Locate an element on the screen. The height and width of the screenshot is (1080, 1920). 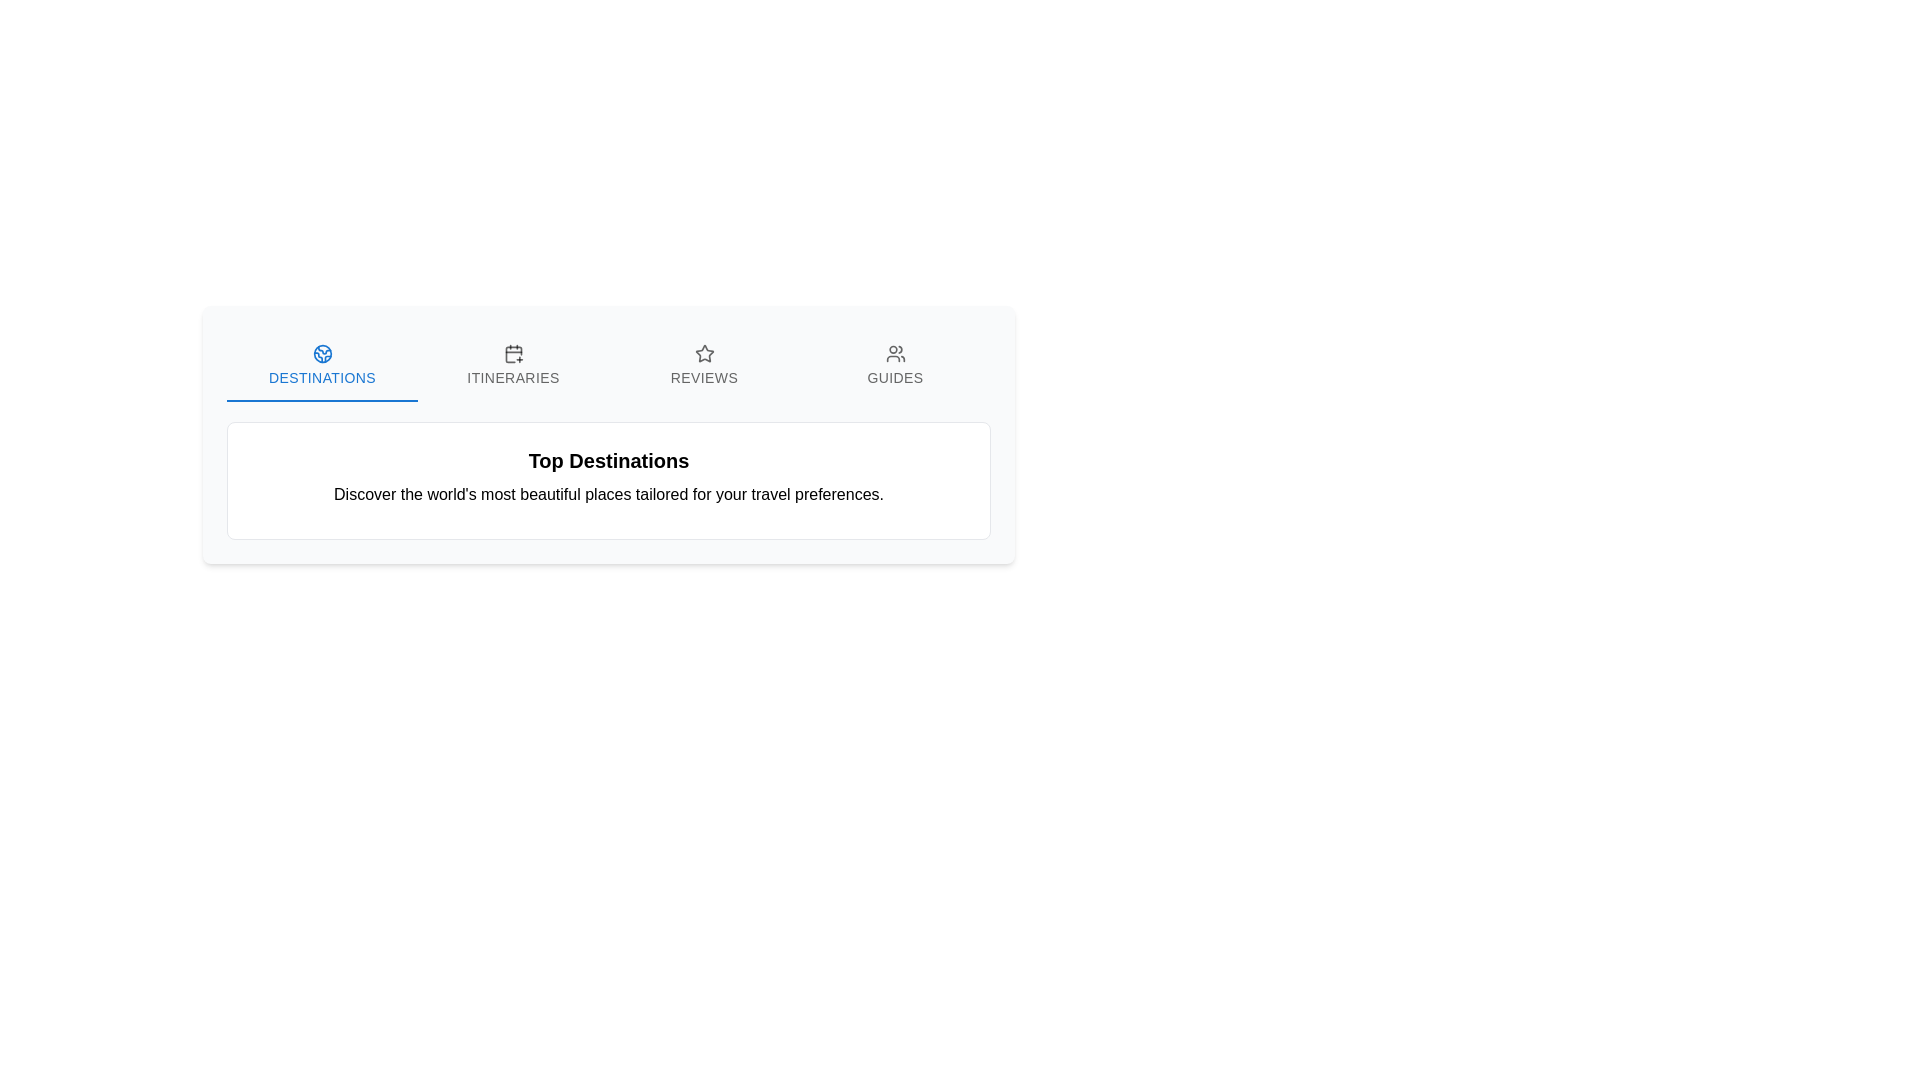
the text block that provides enticing descriptions of destinations, located directly under the 'Top Destinations' heading is located at coordinates (608, 494).